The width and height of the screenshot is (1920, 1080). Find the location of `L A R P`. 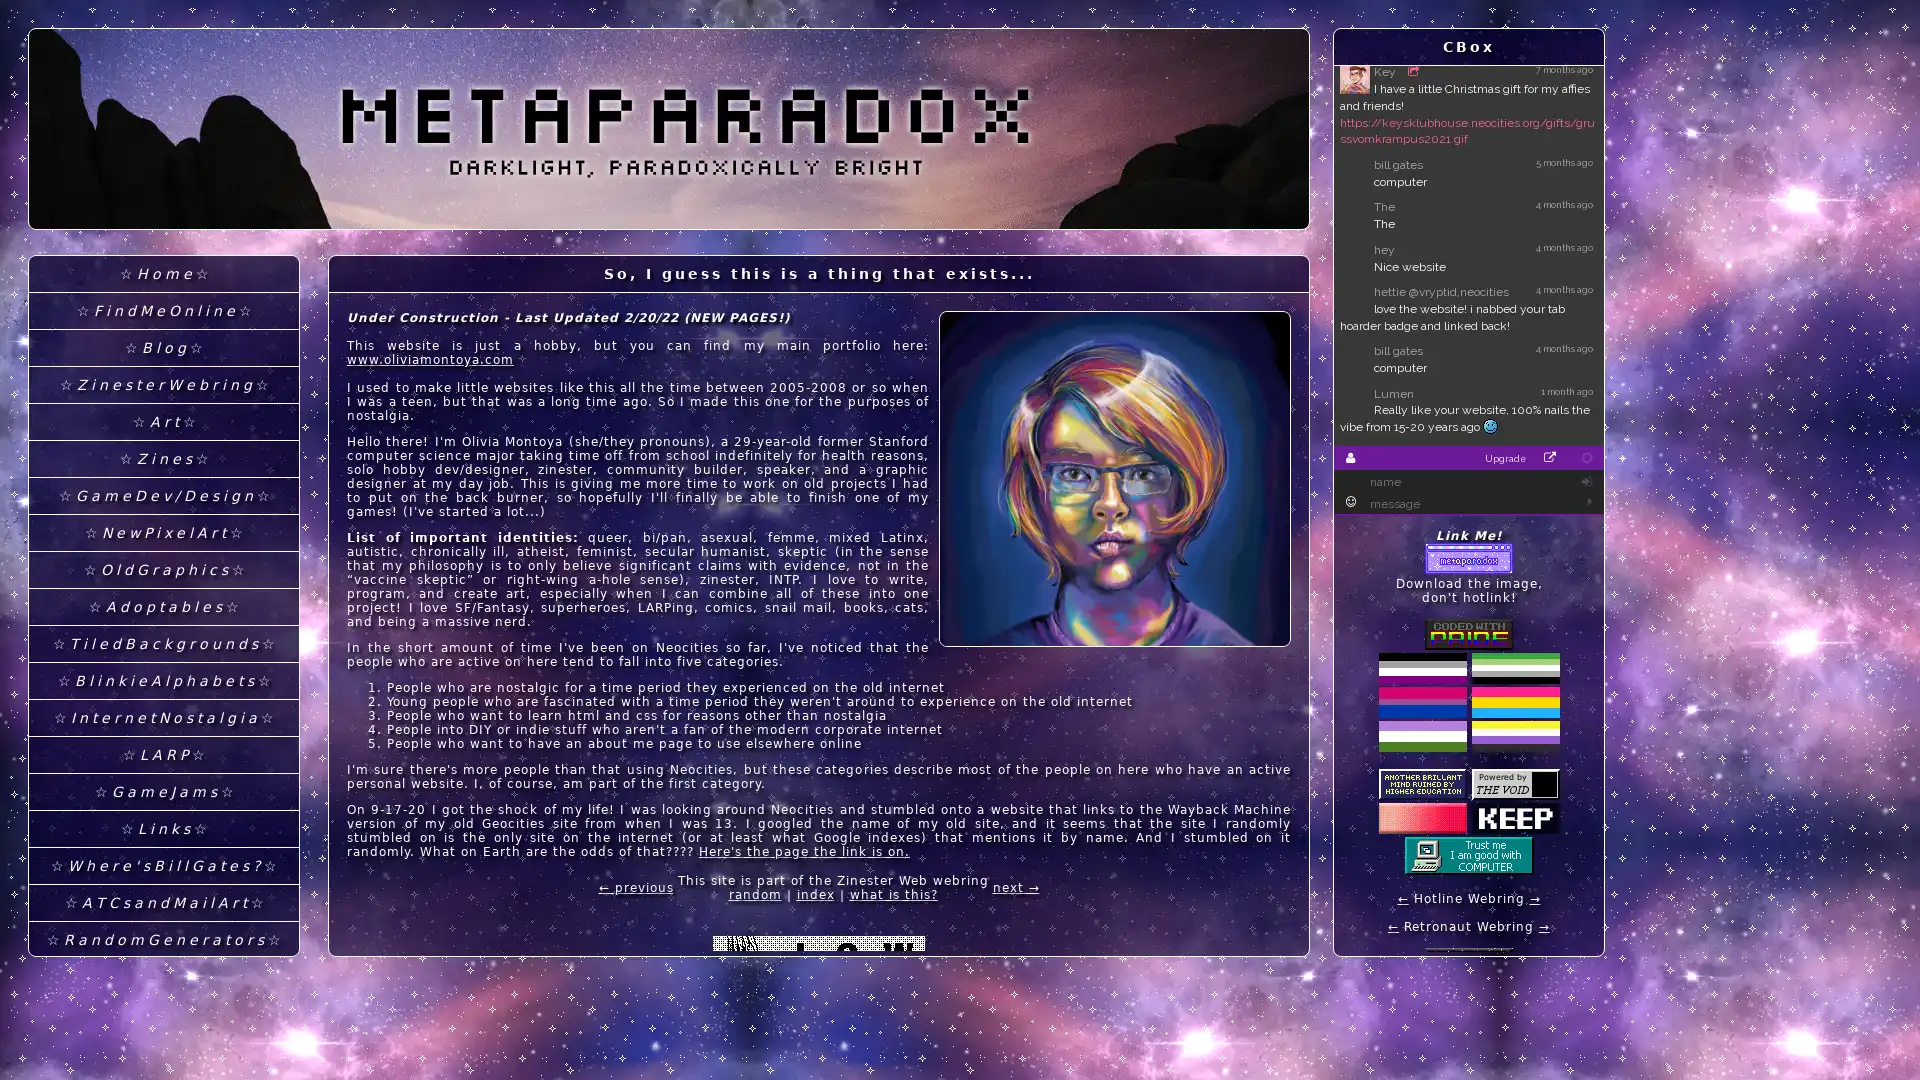

L A R P is located at coordinates (163, 755).